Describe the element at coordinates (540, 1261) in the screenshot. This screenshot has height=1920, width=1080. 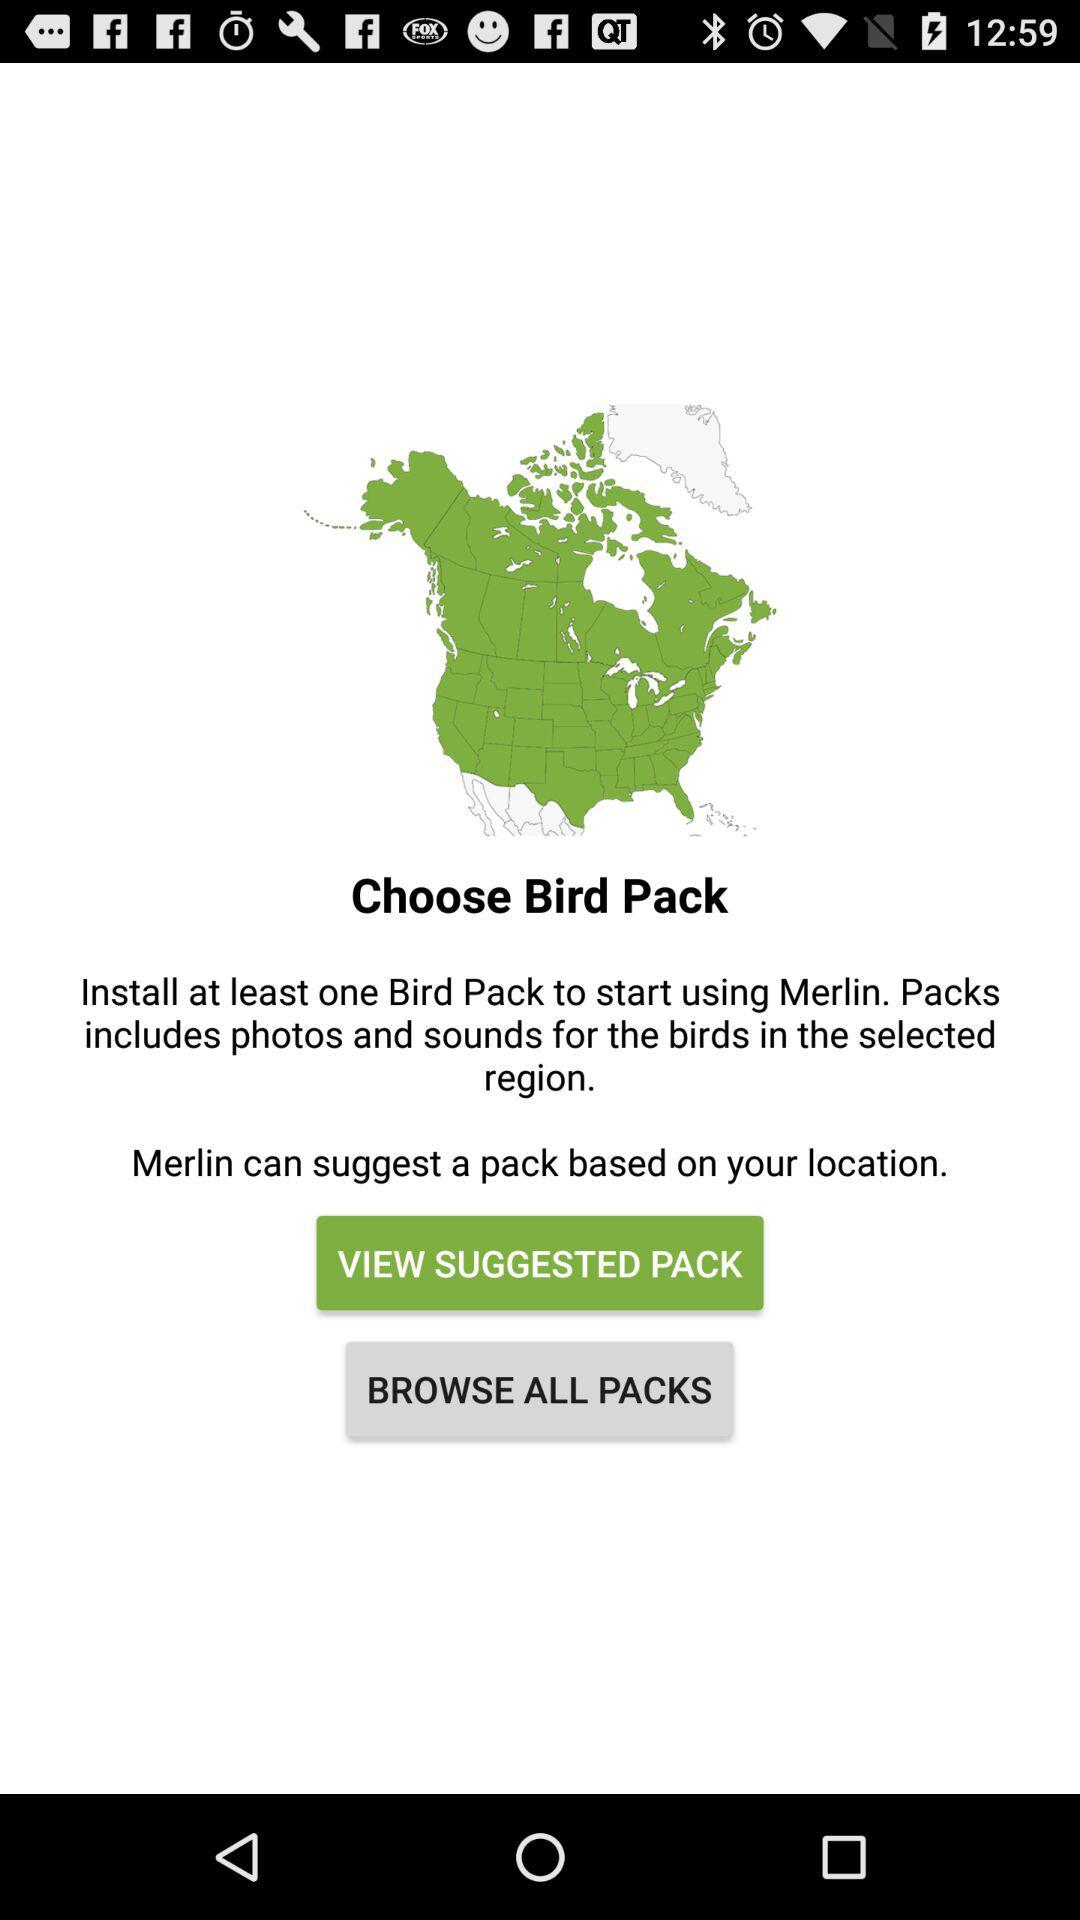
I see `the view suggested pack` at that location.